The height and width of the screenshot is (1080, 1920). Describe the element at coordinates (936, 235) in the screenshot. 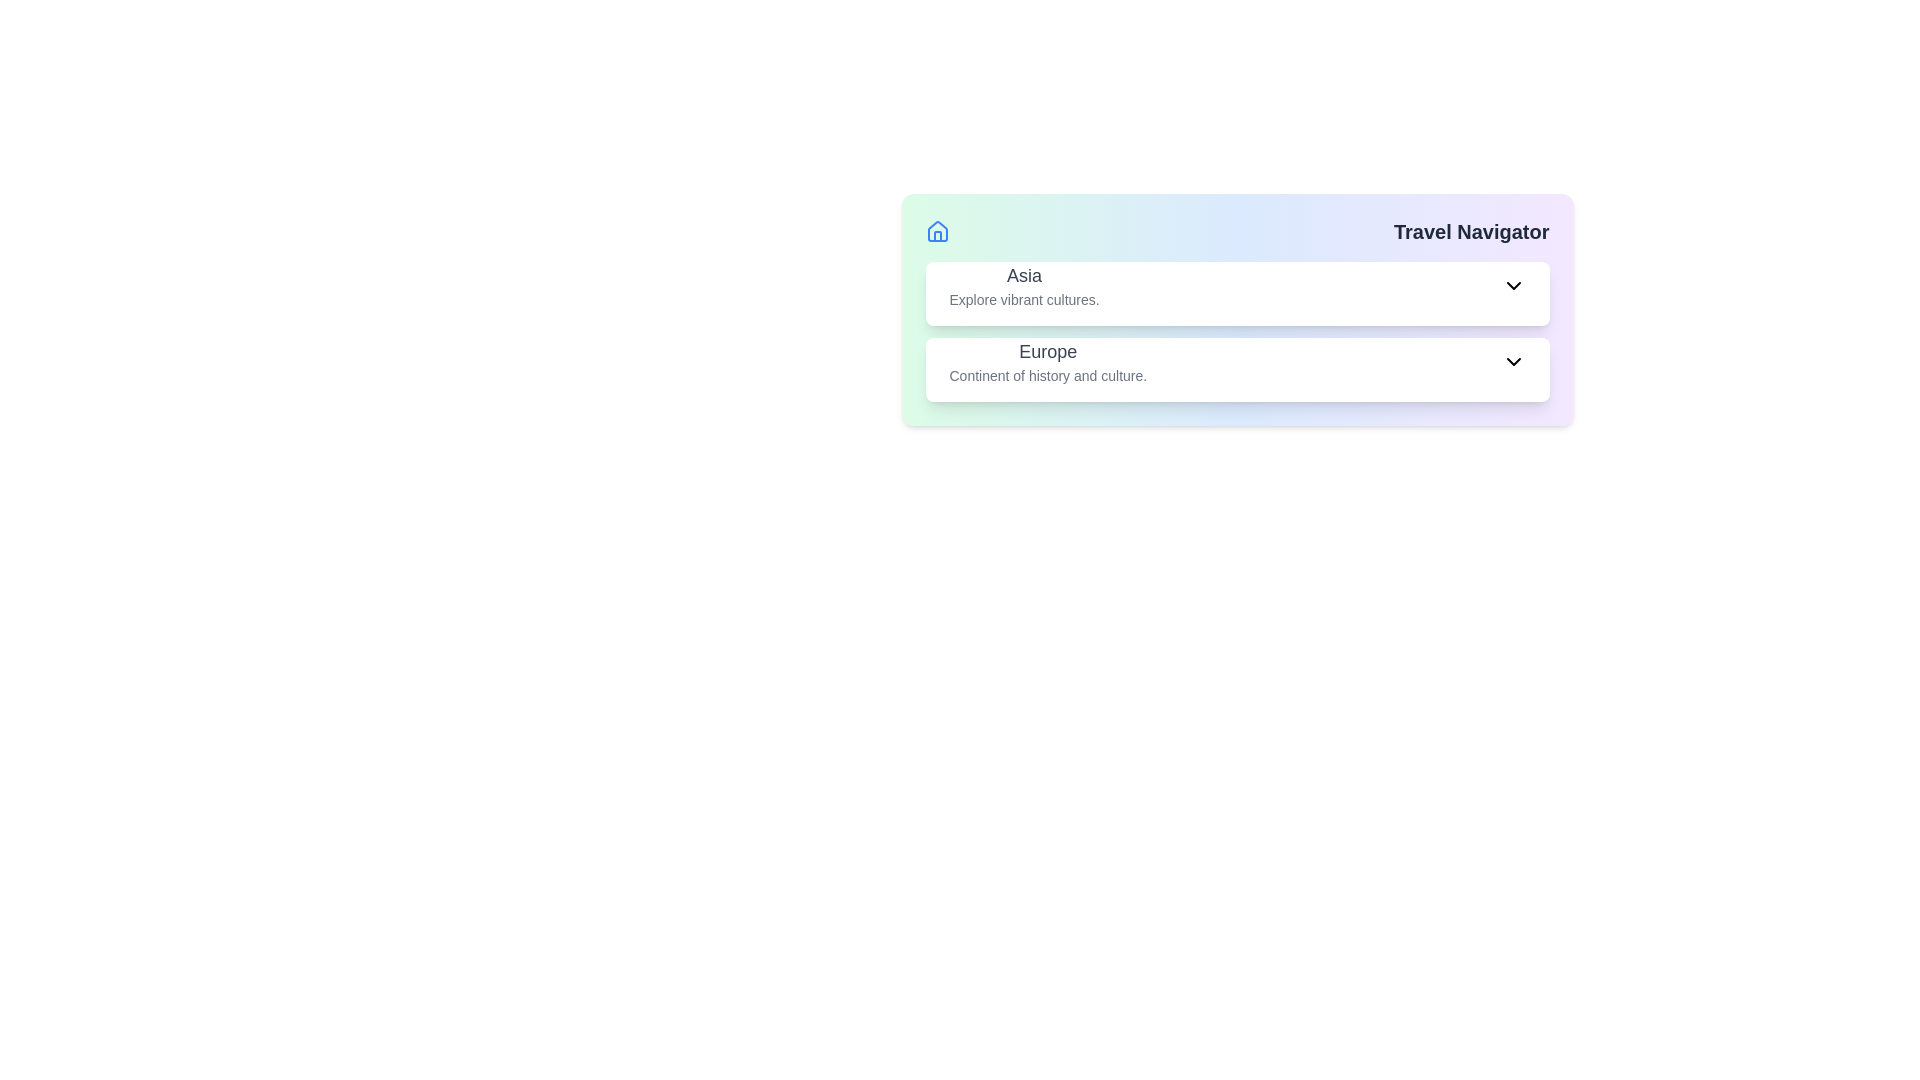

I see `the vertically elongated rectangle forming part of the house icon located at the top left corner of the card with a gradient background` at that location.